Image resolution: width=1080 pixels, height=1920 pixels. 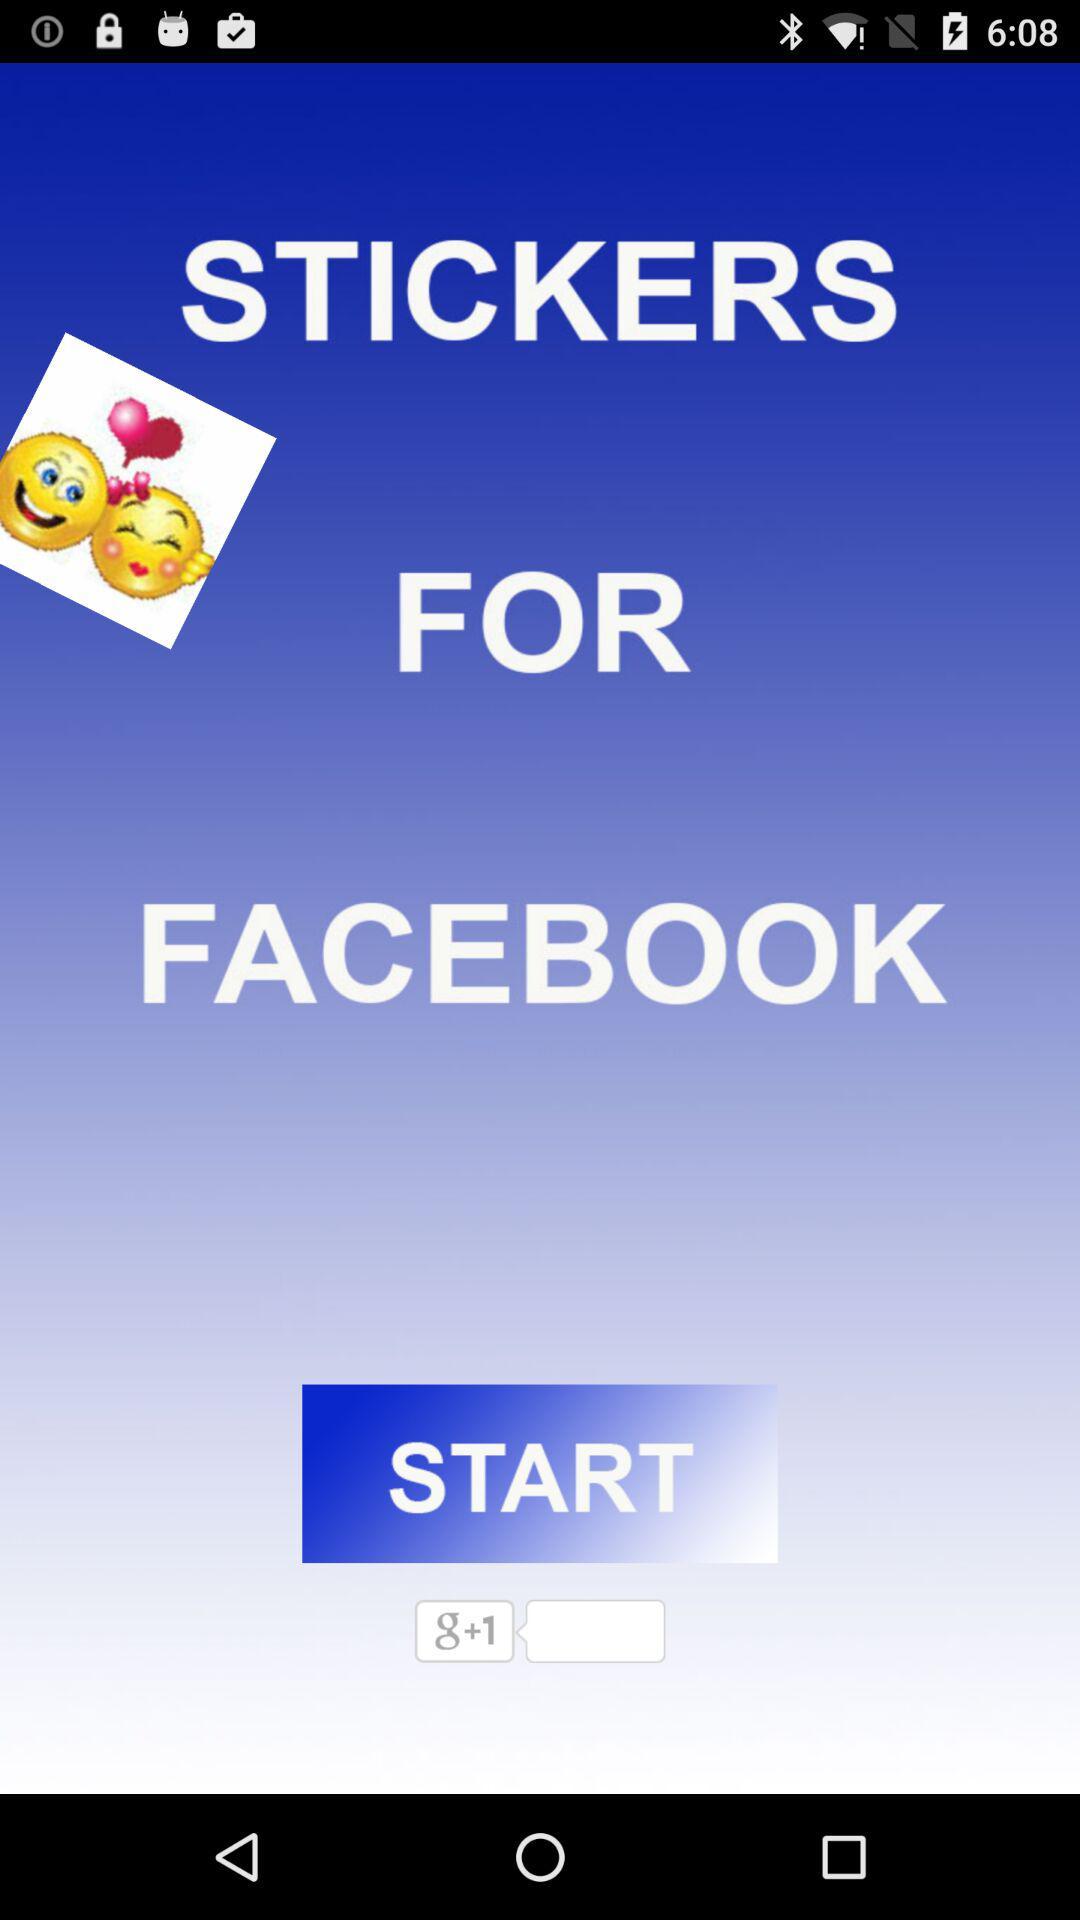 I want to click on facebook emoji sticker, so click(x=118, y=490).